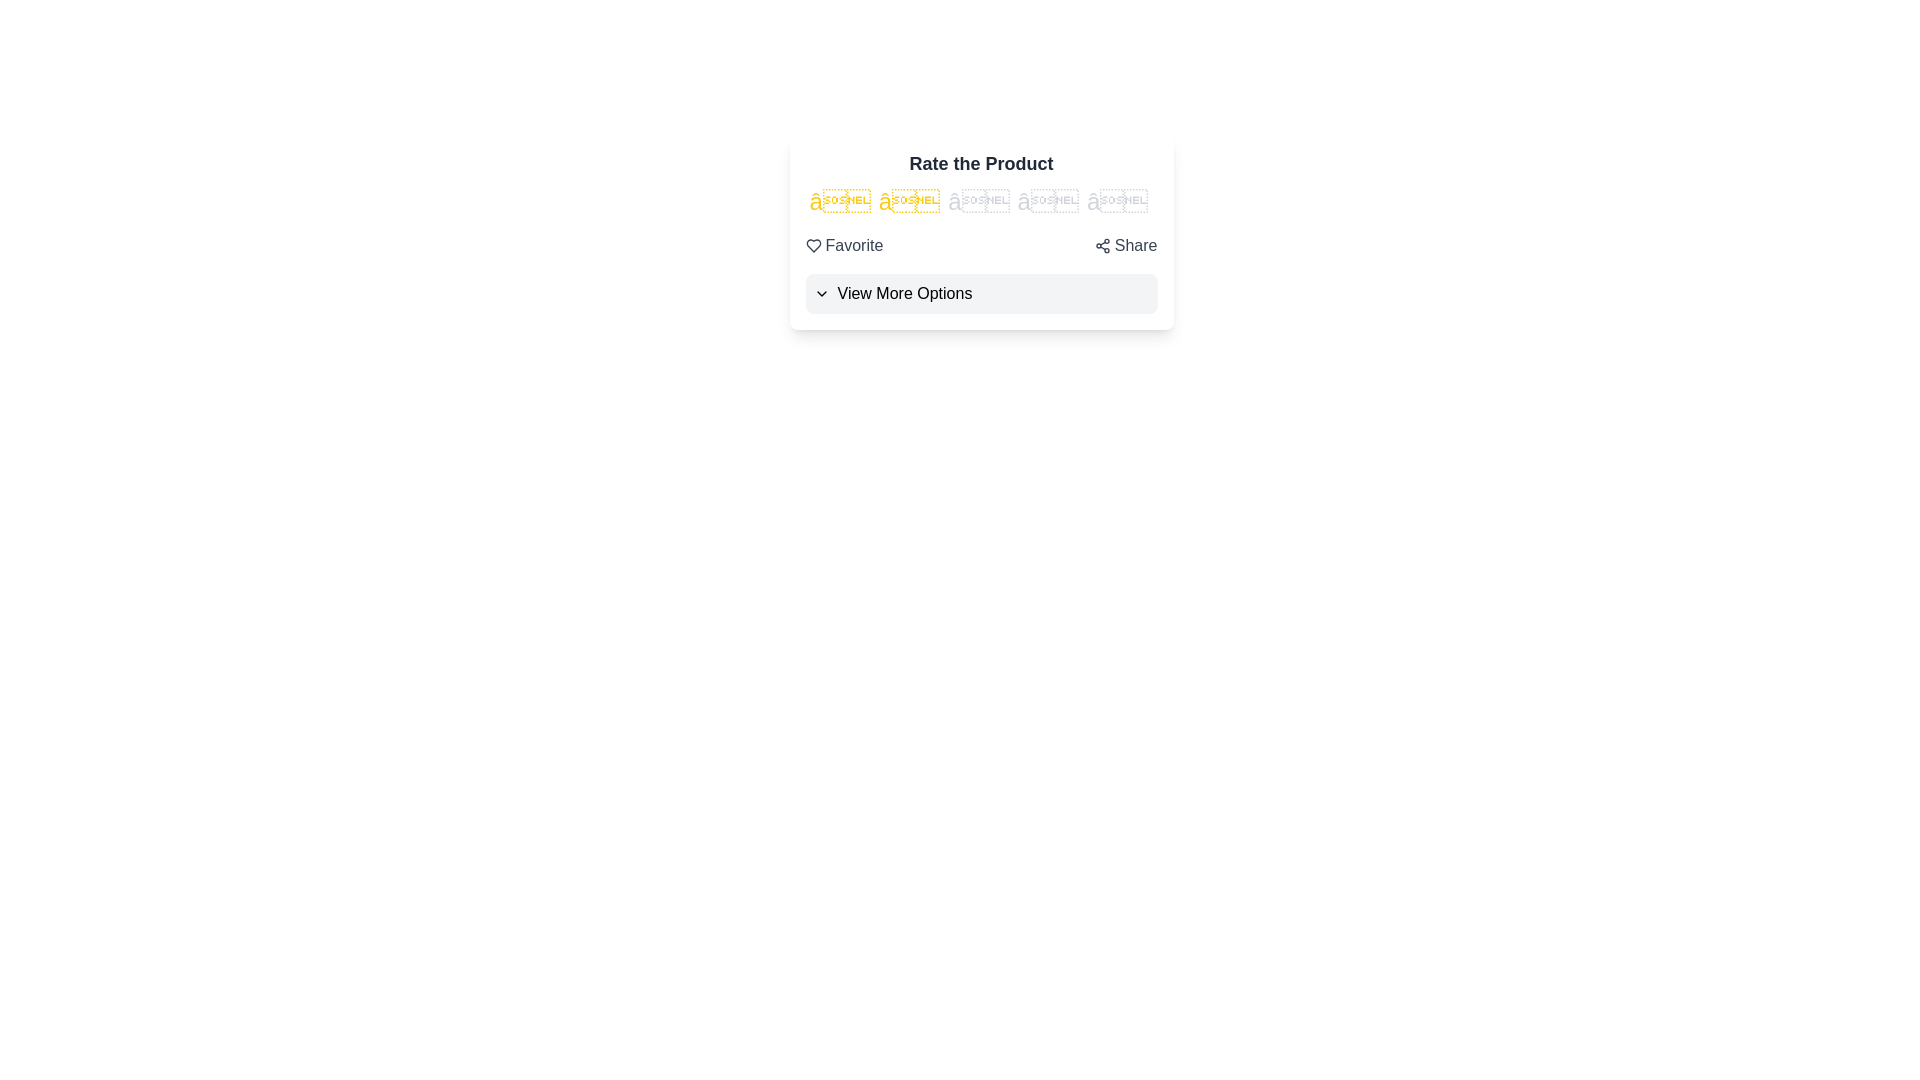 This screenshot has width=1920, height=1080. I want to click on the 'Share' button to share the product, so click(1126, 245).